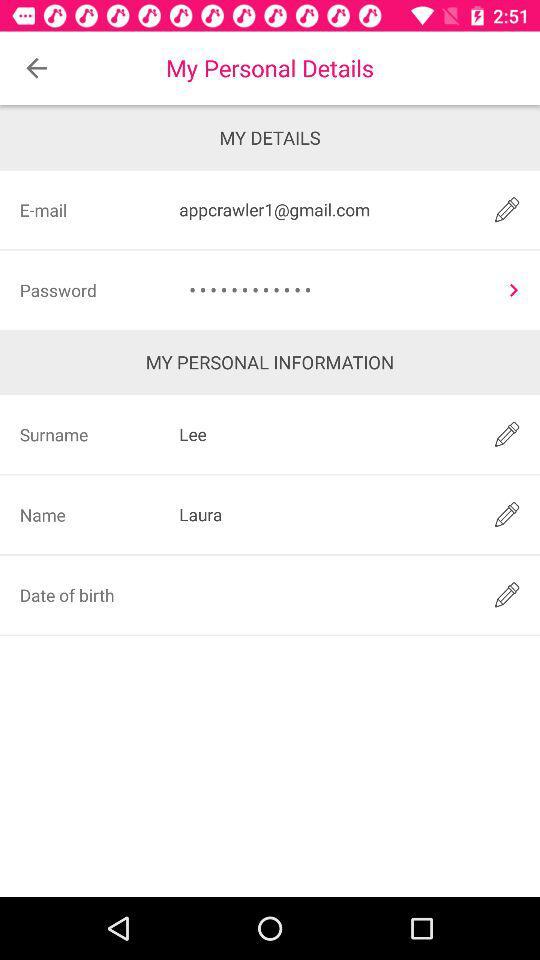  Describe the element at coordinates (513, 289) in the screenshot. I see `show passsword` at that location.